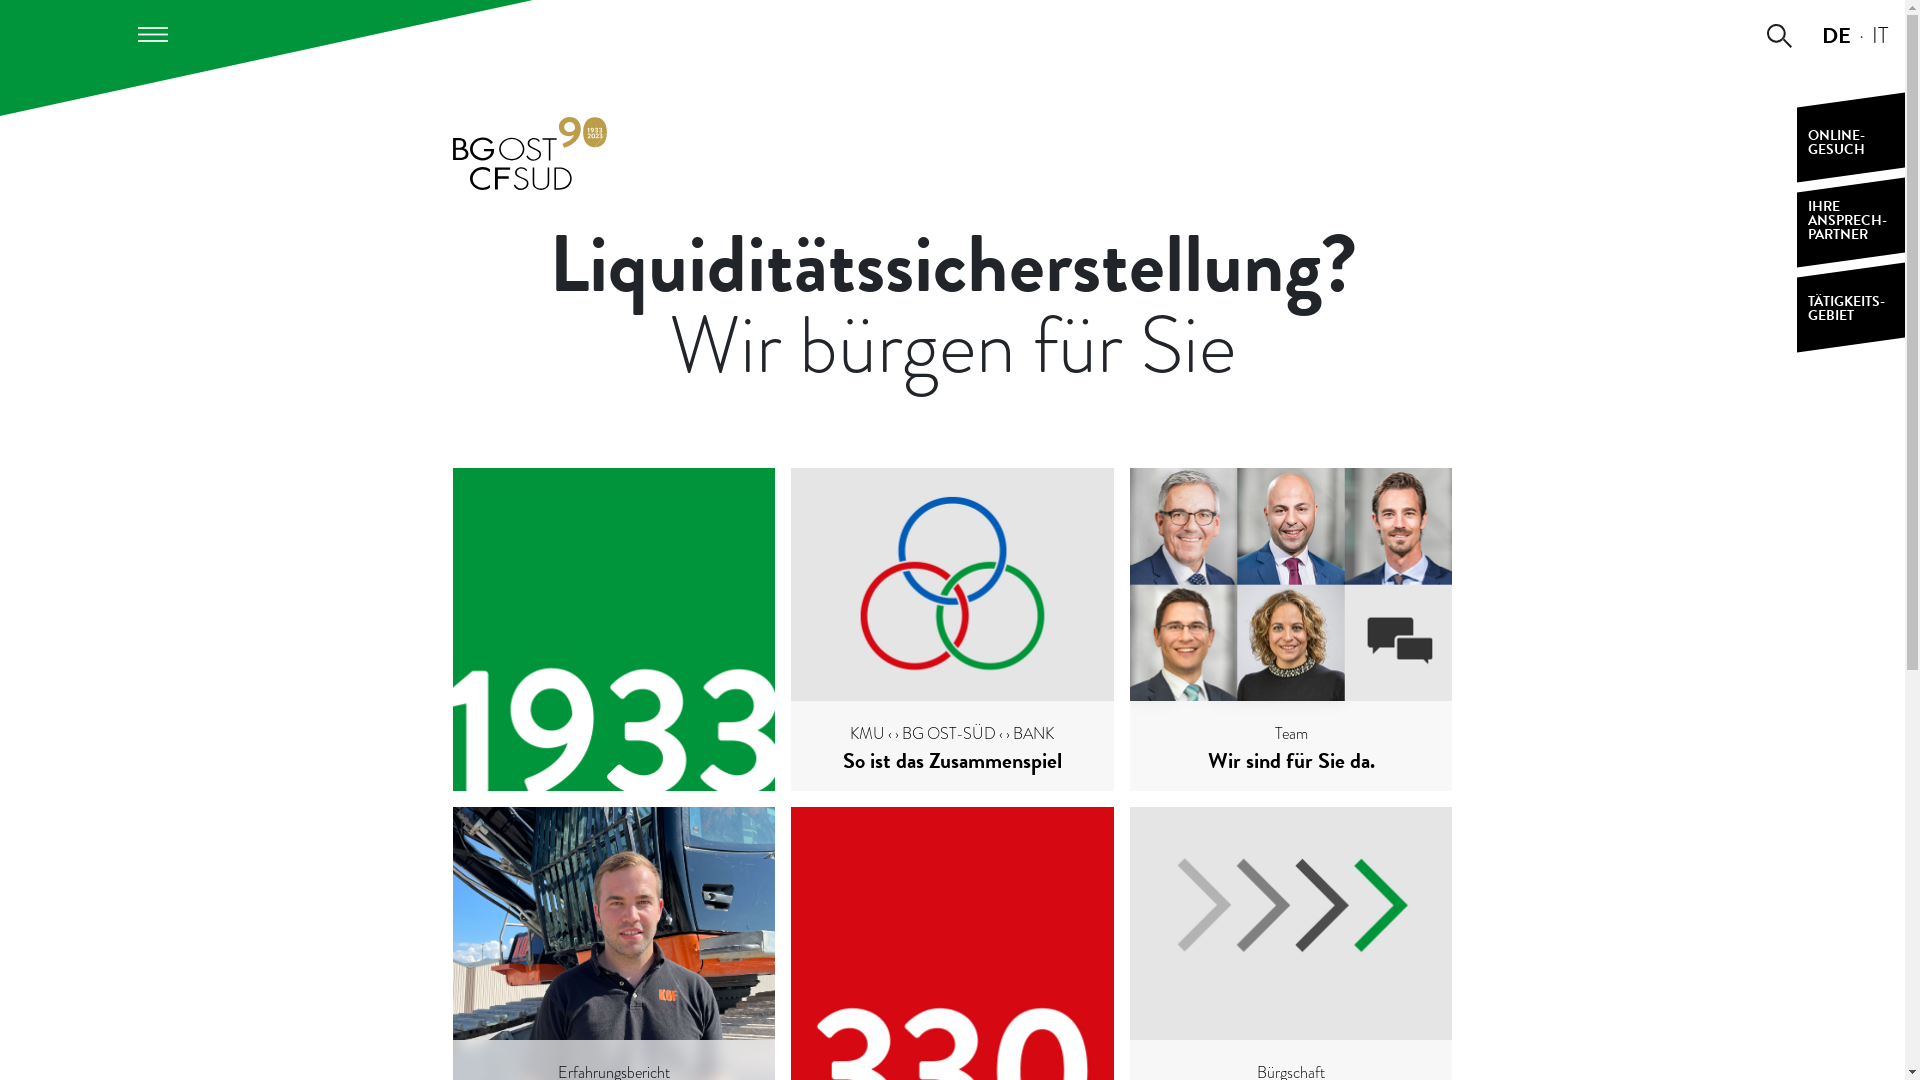 The width and height of the screenshot is (1920, 1080). What do you see at coordinates (1850, 136) in the screenshot?
I see `'ONLINE-GESUCH'` at bounding box center [1850, 136].